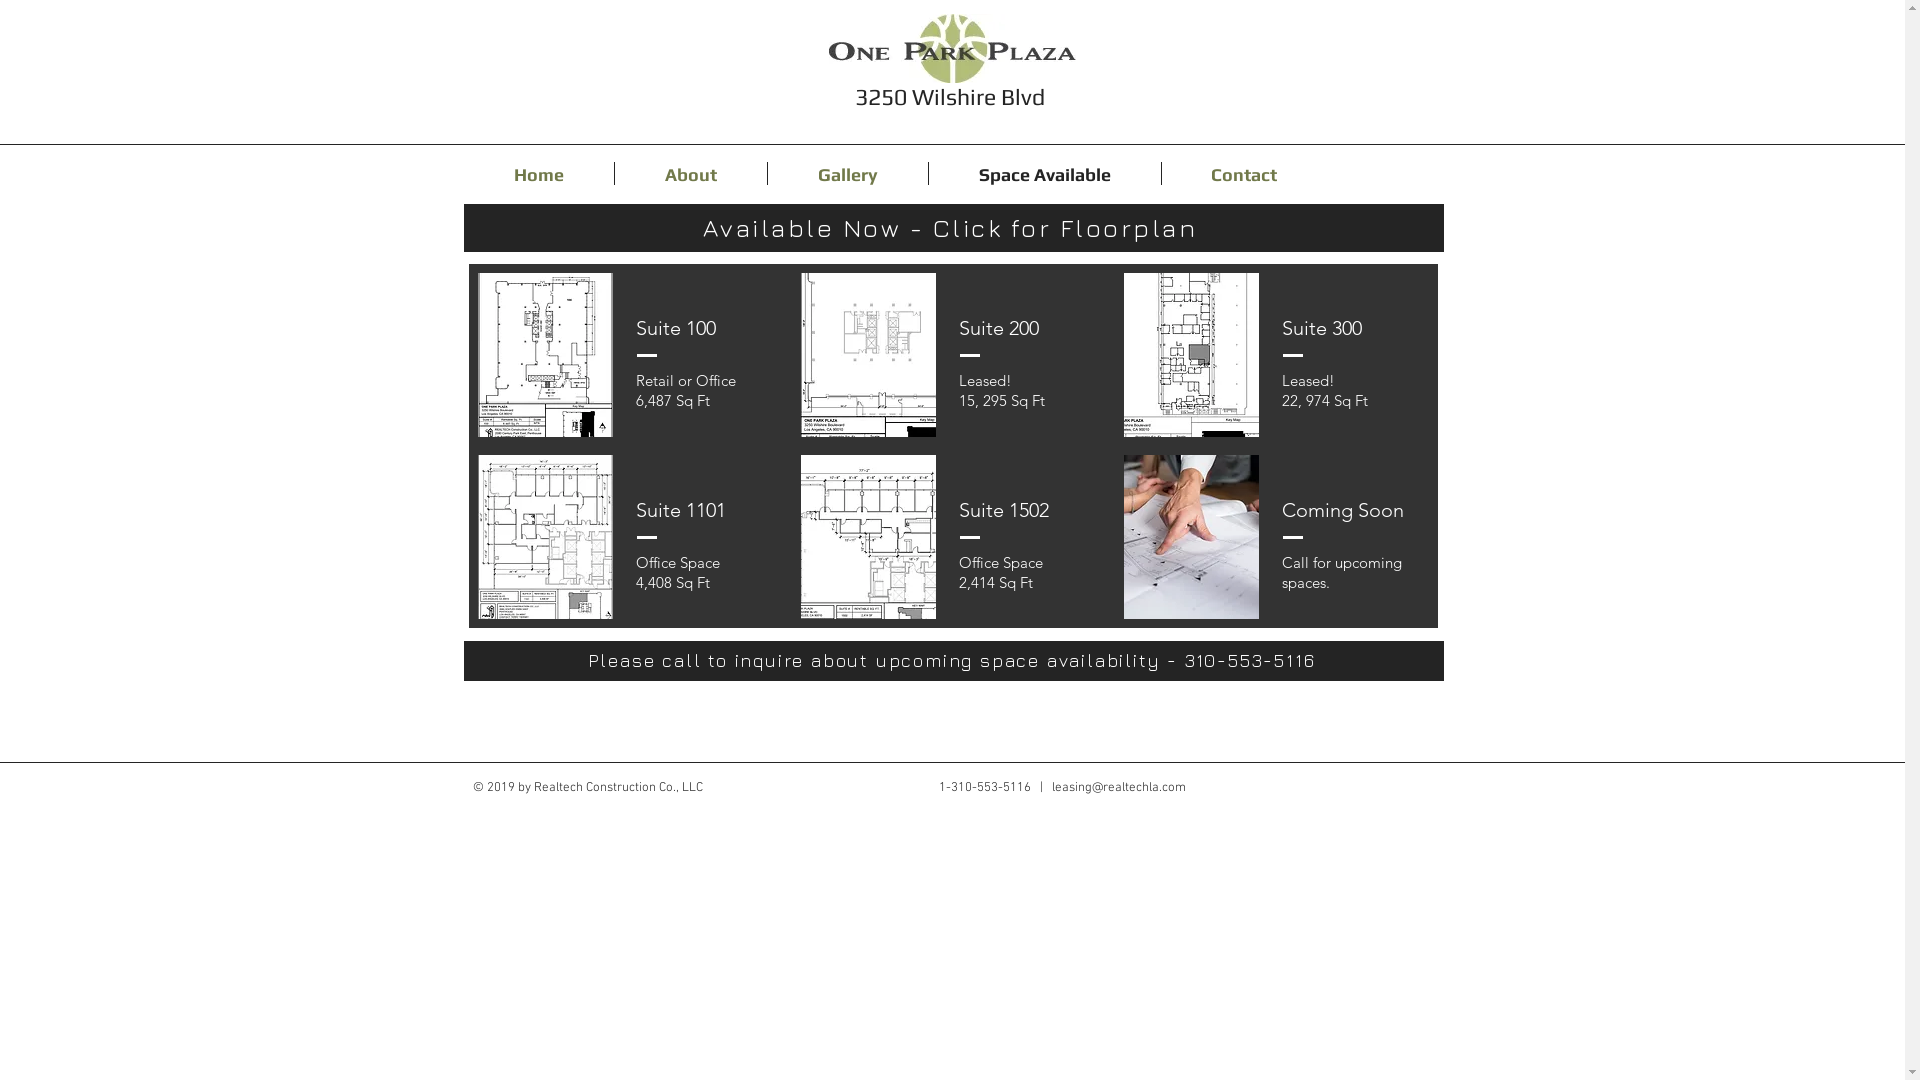 The height and width of the screenshot is (1080, 1920). Describe the element at coordinates (1243, 172) in the screenshot. I see `'Contact'` at that location.